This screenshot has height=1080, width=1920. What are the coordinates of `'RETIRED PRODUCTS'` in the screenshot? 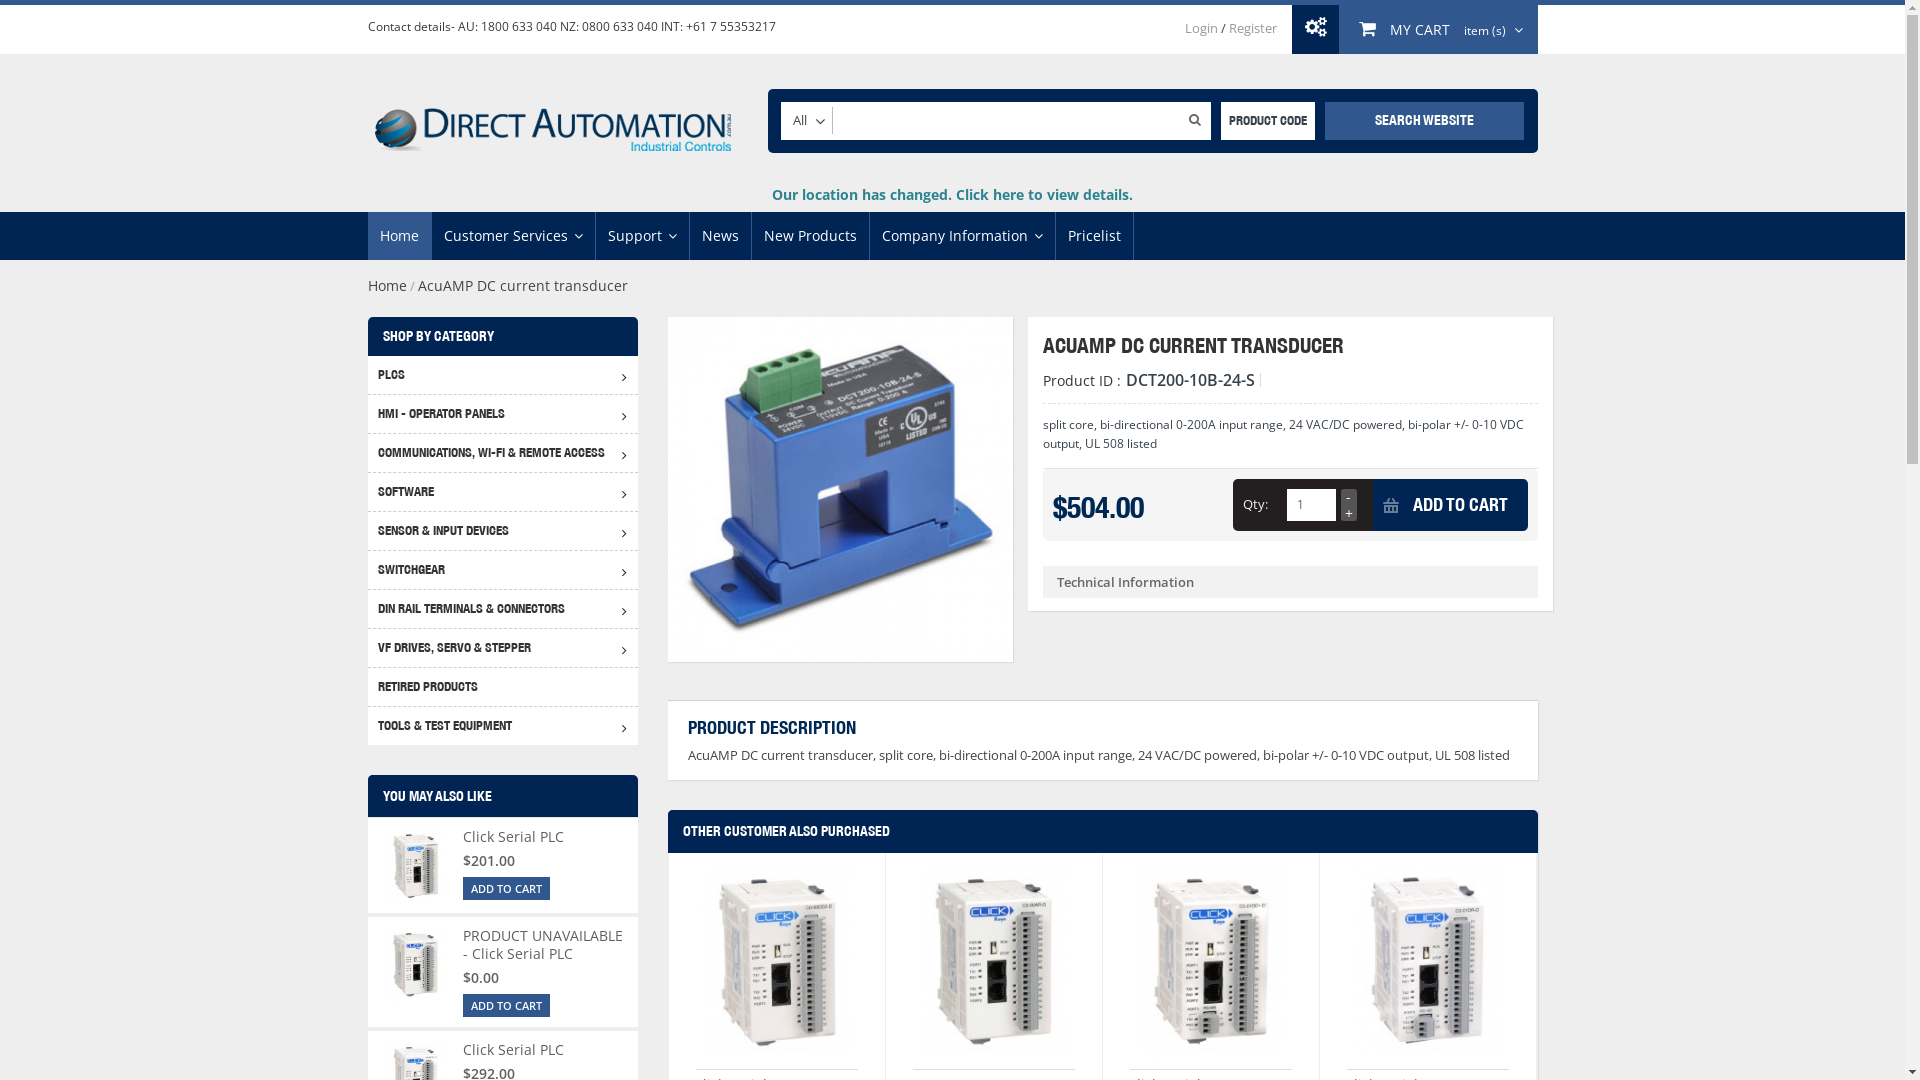 It's located at (503, 685).